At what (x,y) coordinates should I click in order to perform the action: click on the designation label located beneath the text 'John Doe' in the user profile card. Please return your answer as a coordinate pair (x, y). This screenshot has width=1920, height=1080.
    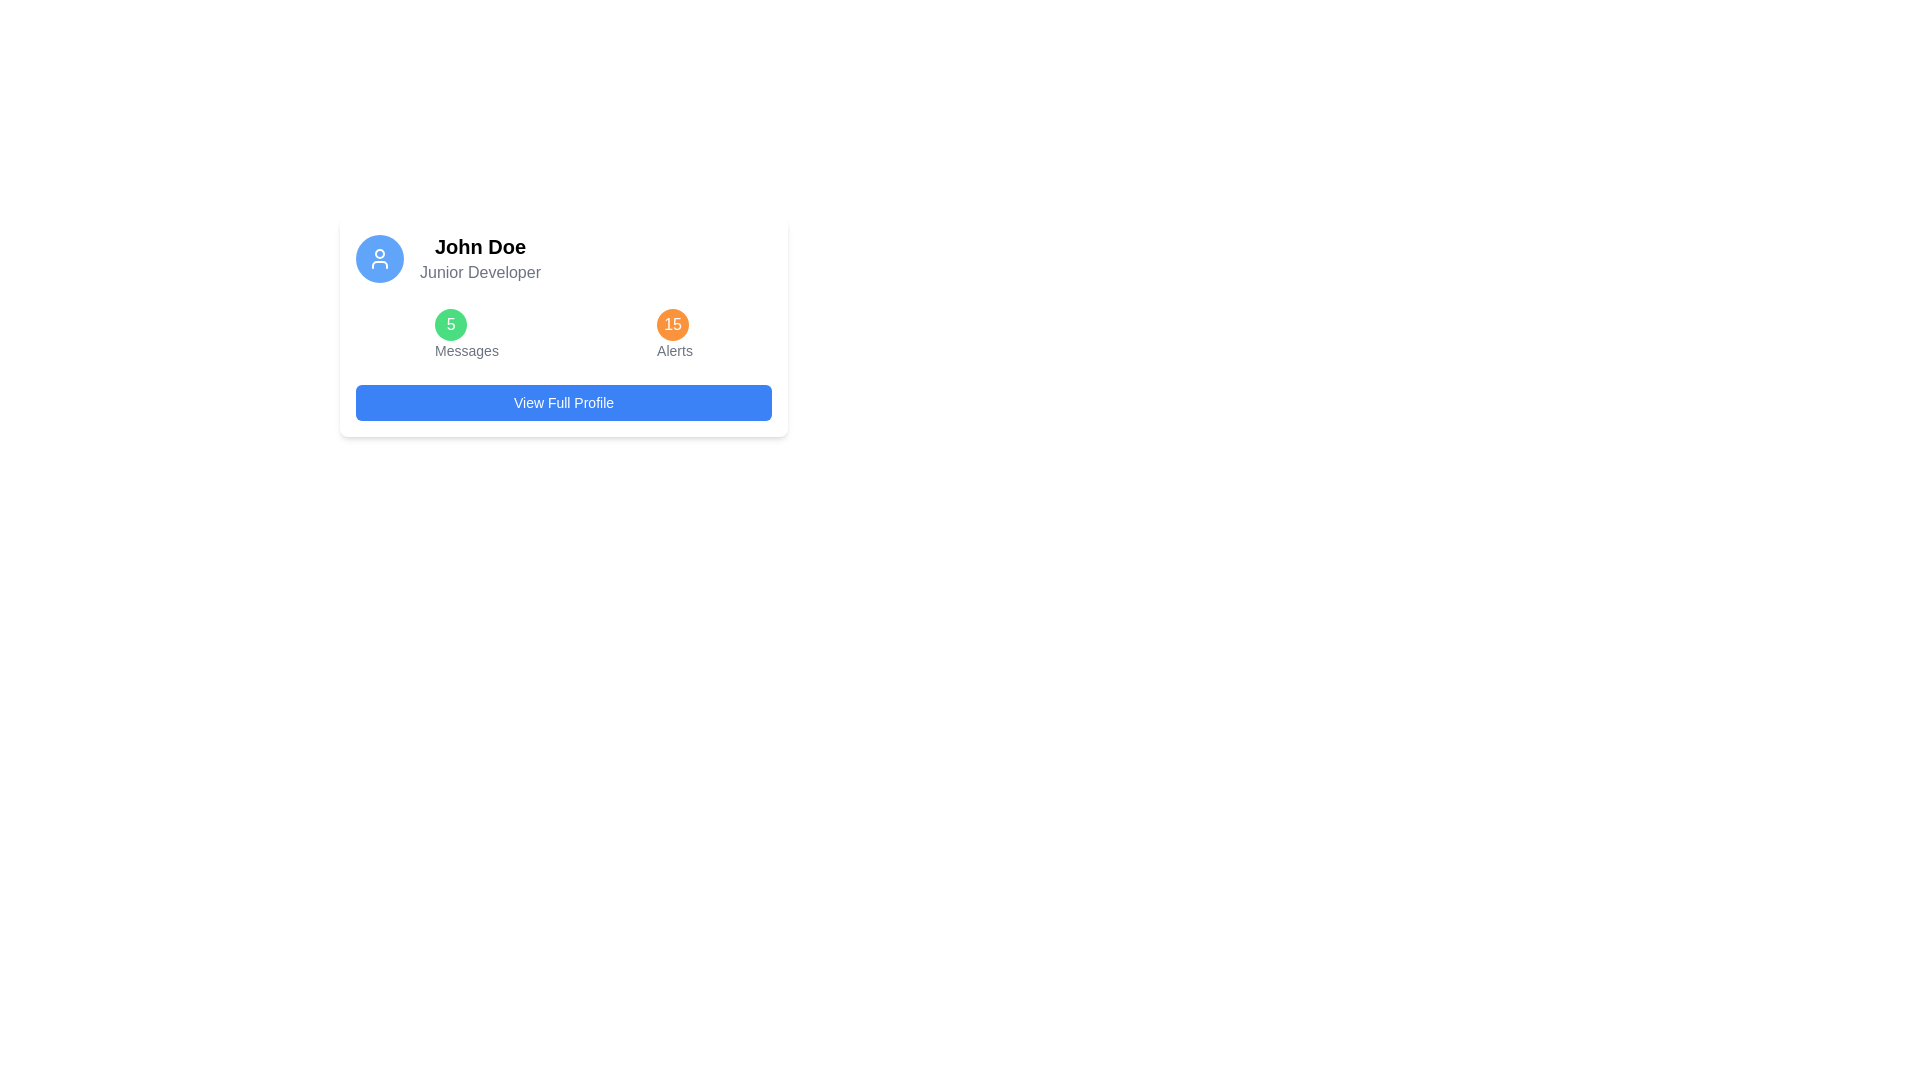
    Looking at the image, I should click on (480, 273).